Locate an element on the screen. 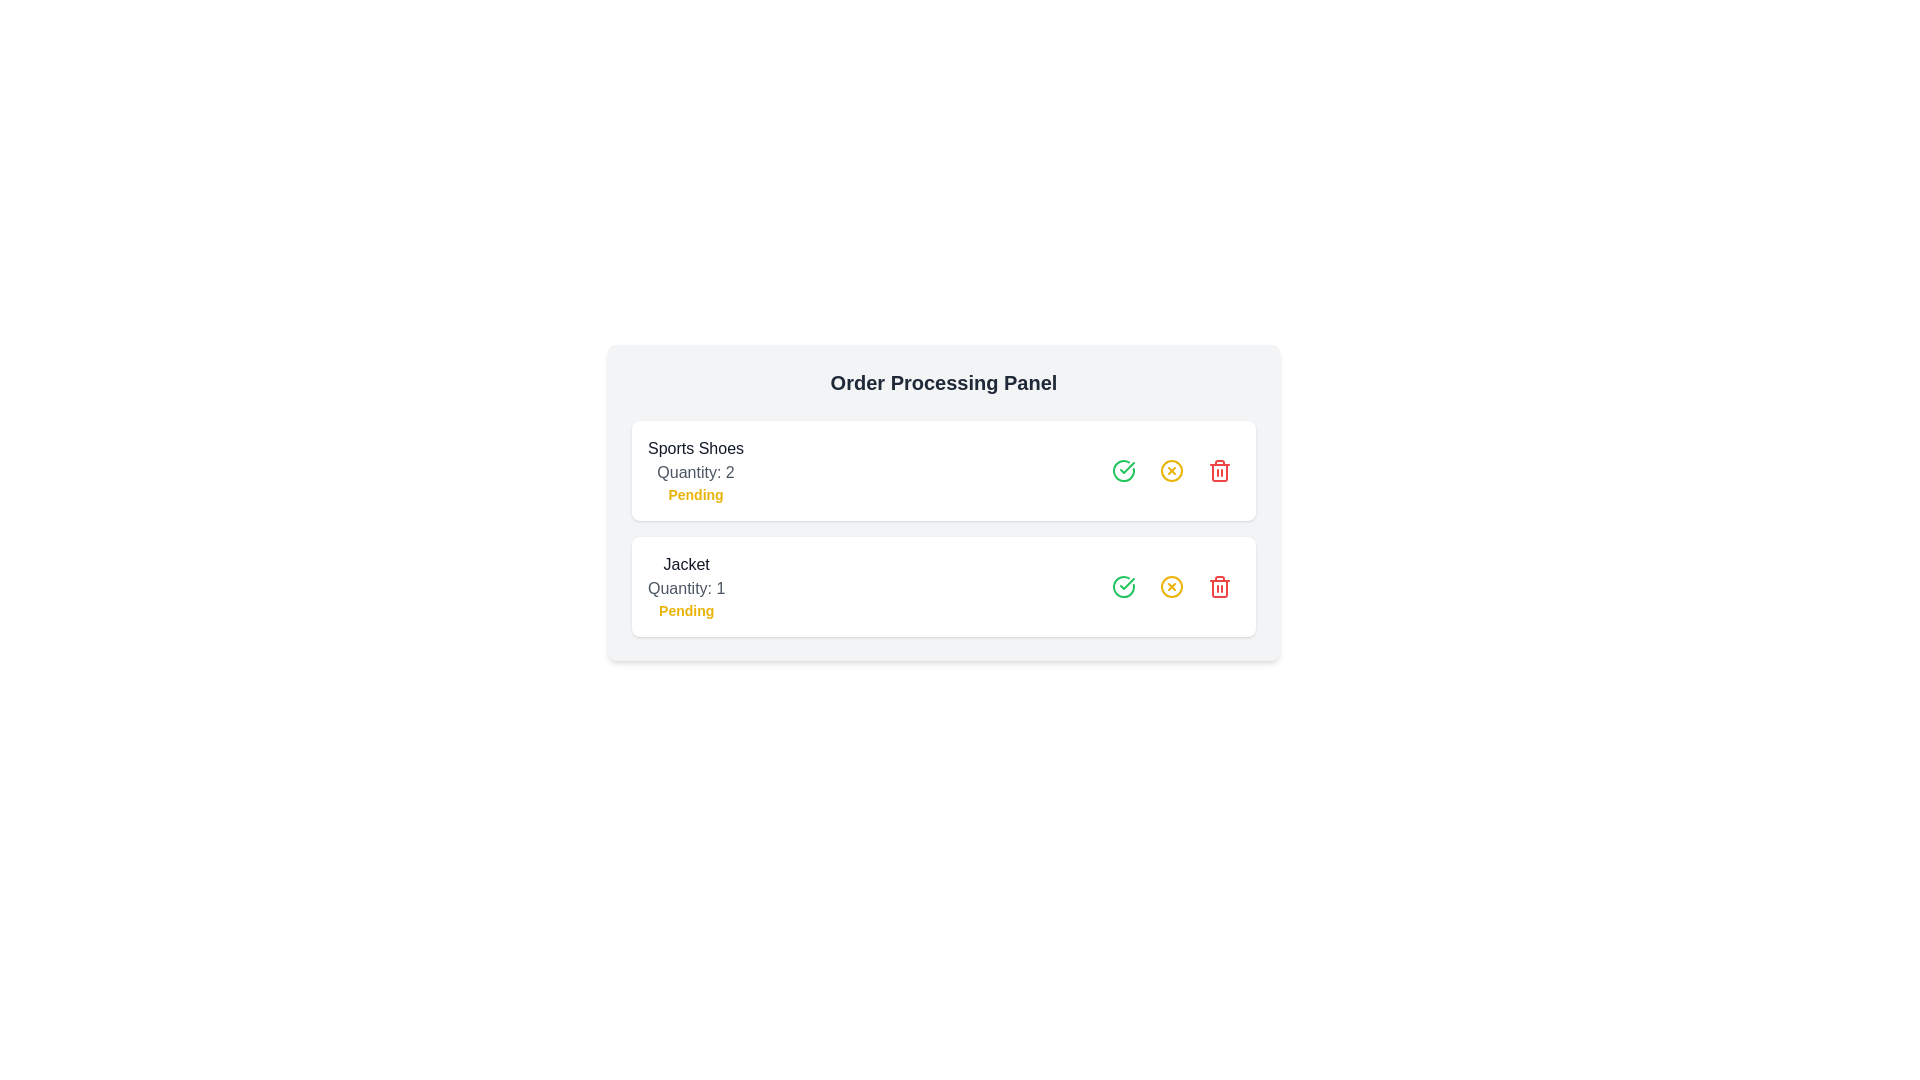  the red trash bin icon located in the bottom-right corner of the first row of the panel is located at coordinates (1218, 470).